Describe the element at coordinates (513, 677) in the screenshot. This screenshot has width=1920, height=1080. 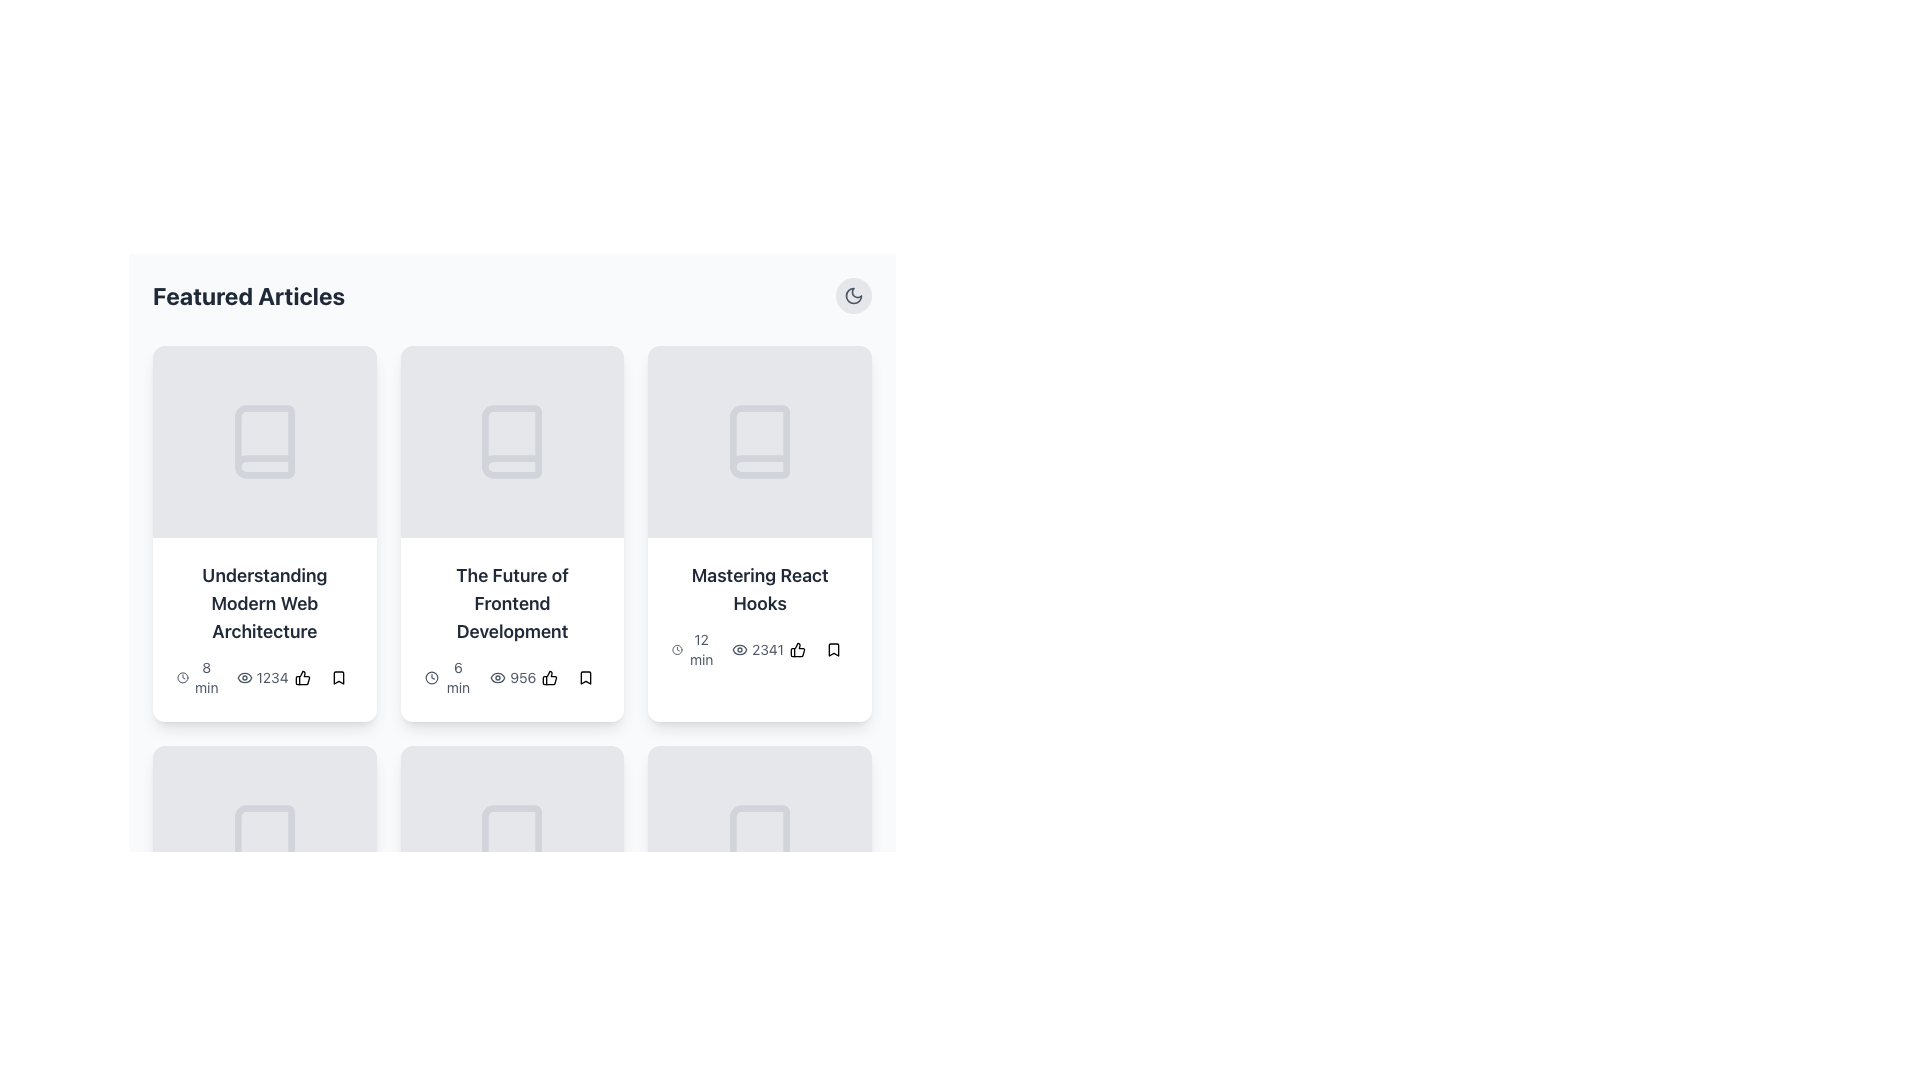
I see `the icon in the Label displaying the count of views associated with the article 'The Future of Frontend Development'` at that location.